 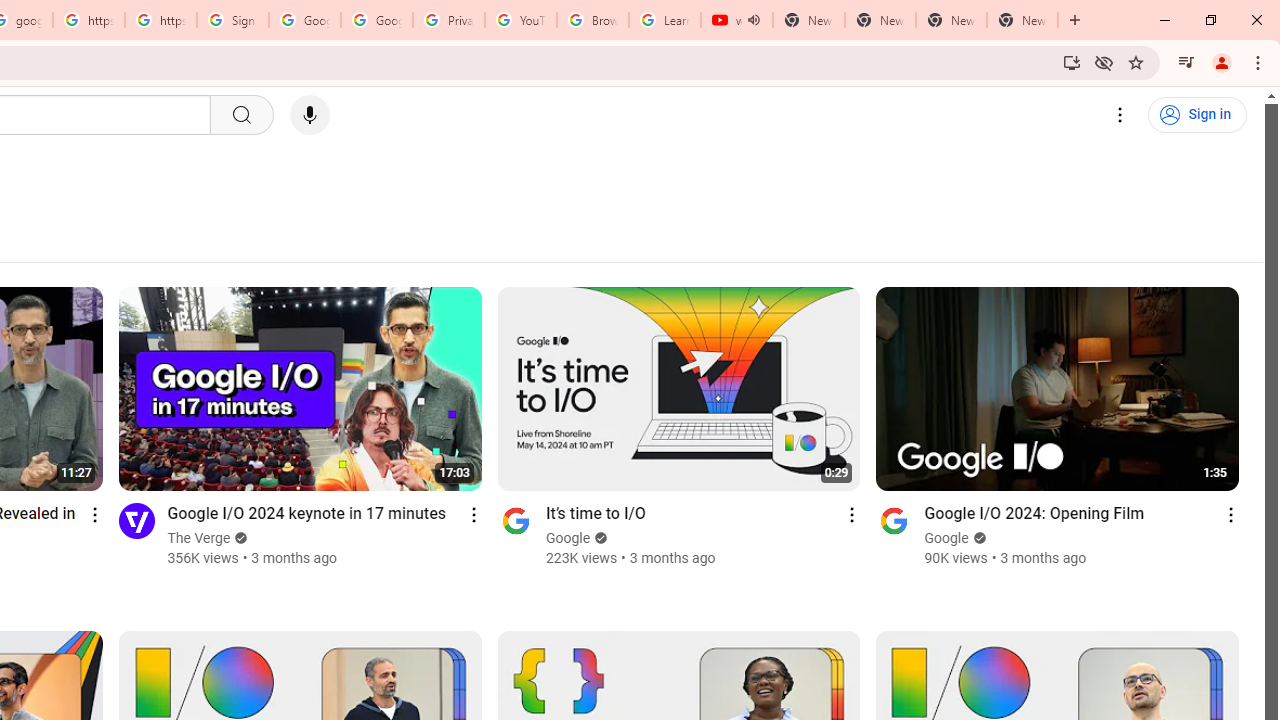 I want to click on 'The Verge', so click(x=199, y=537).